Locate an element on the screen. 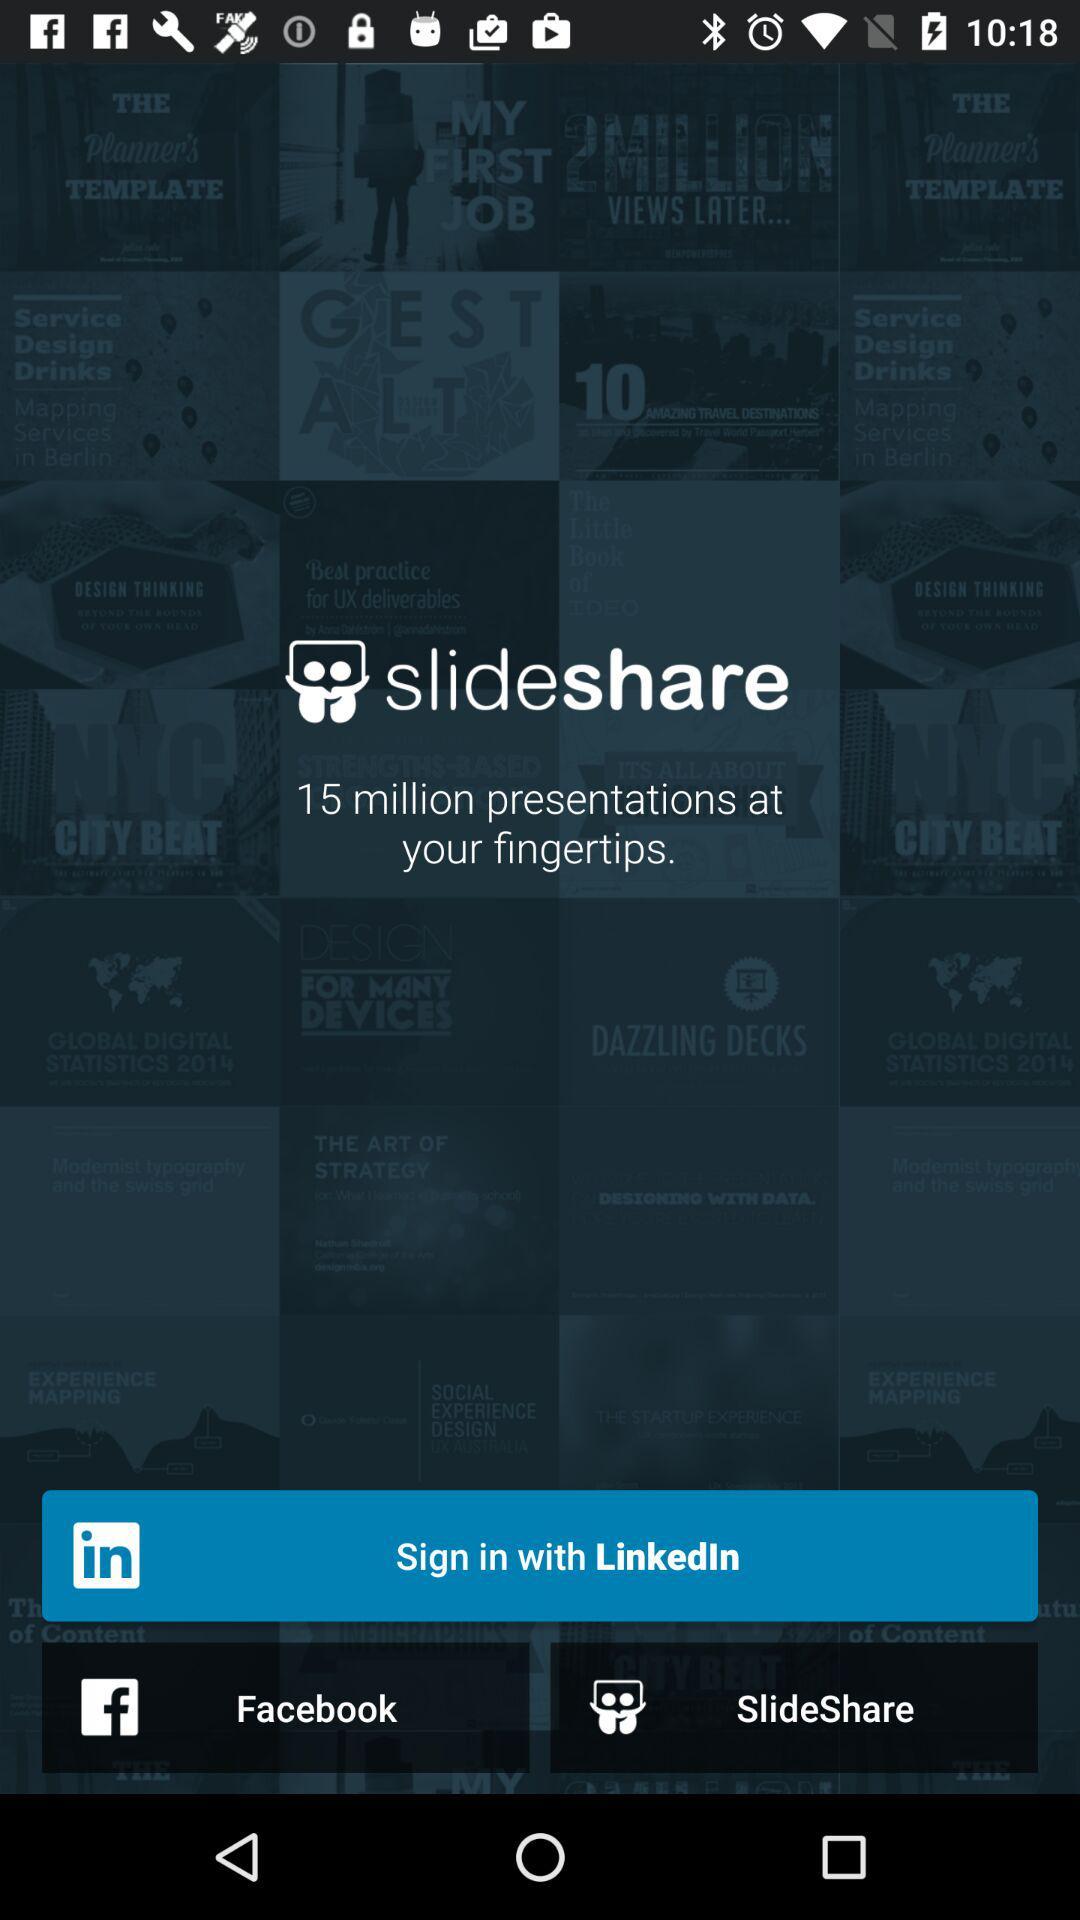  the icon above facebook icon is located at coordinates (540, 1554).